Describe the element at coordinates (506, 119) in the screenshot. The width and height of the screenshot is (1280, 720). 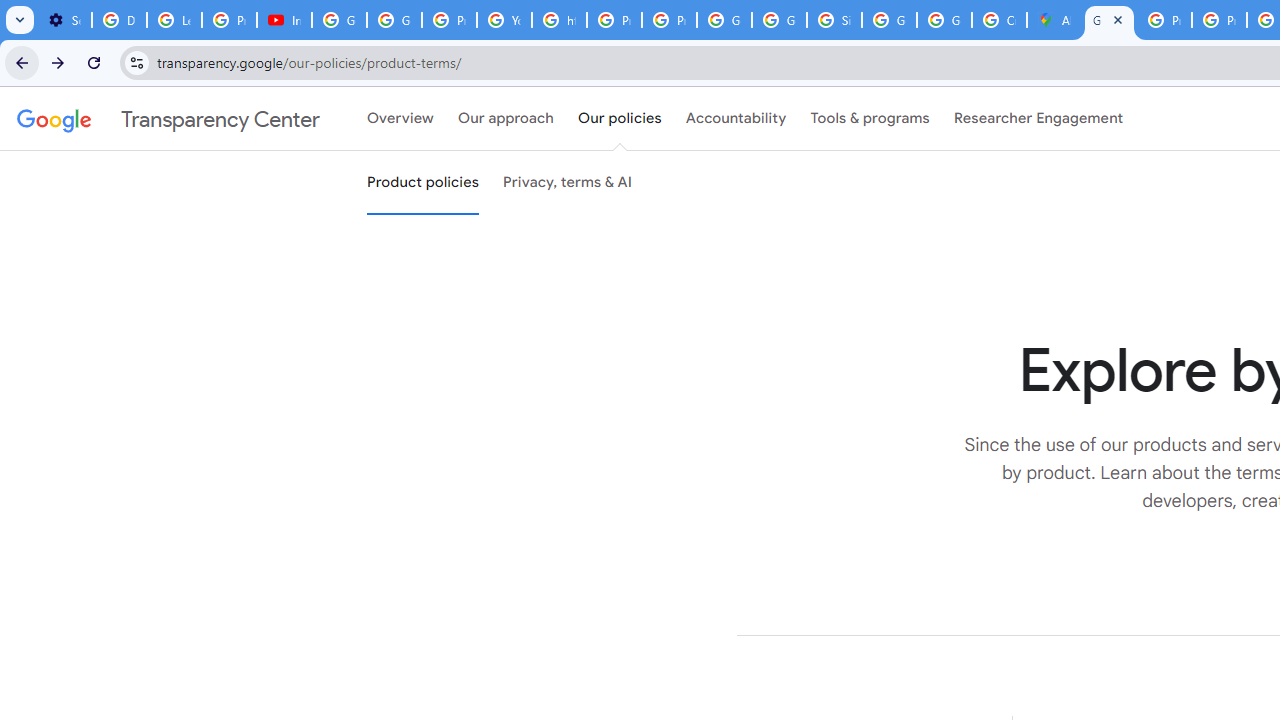
I see `'Our approach'` at that location.